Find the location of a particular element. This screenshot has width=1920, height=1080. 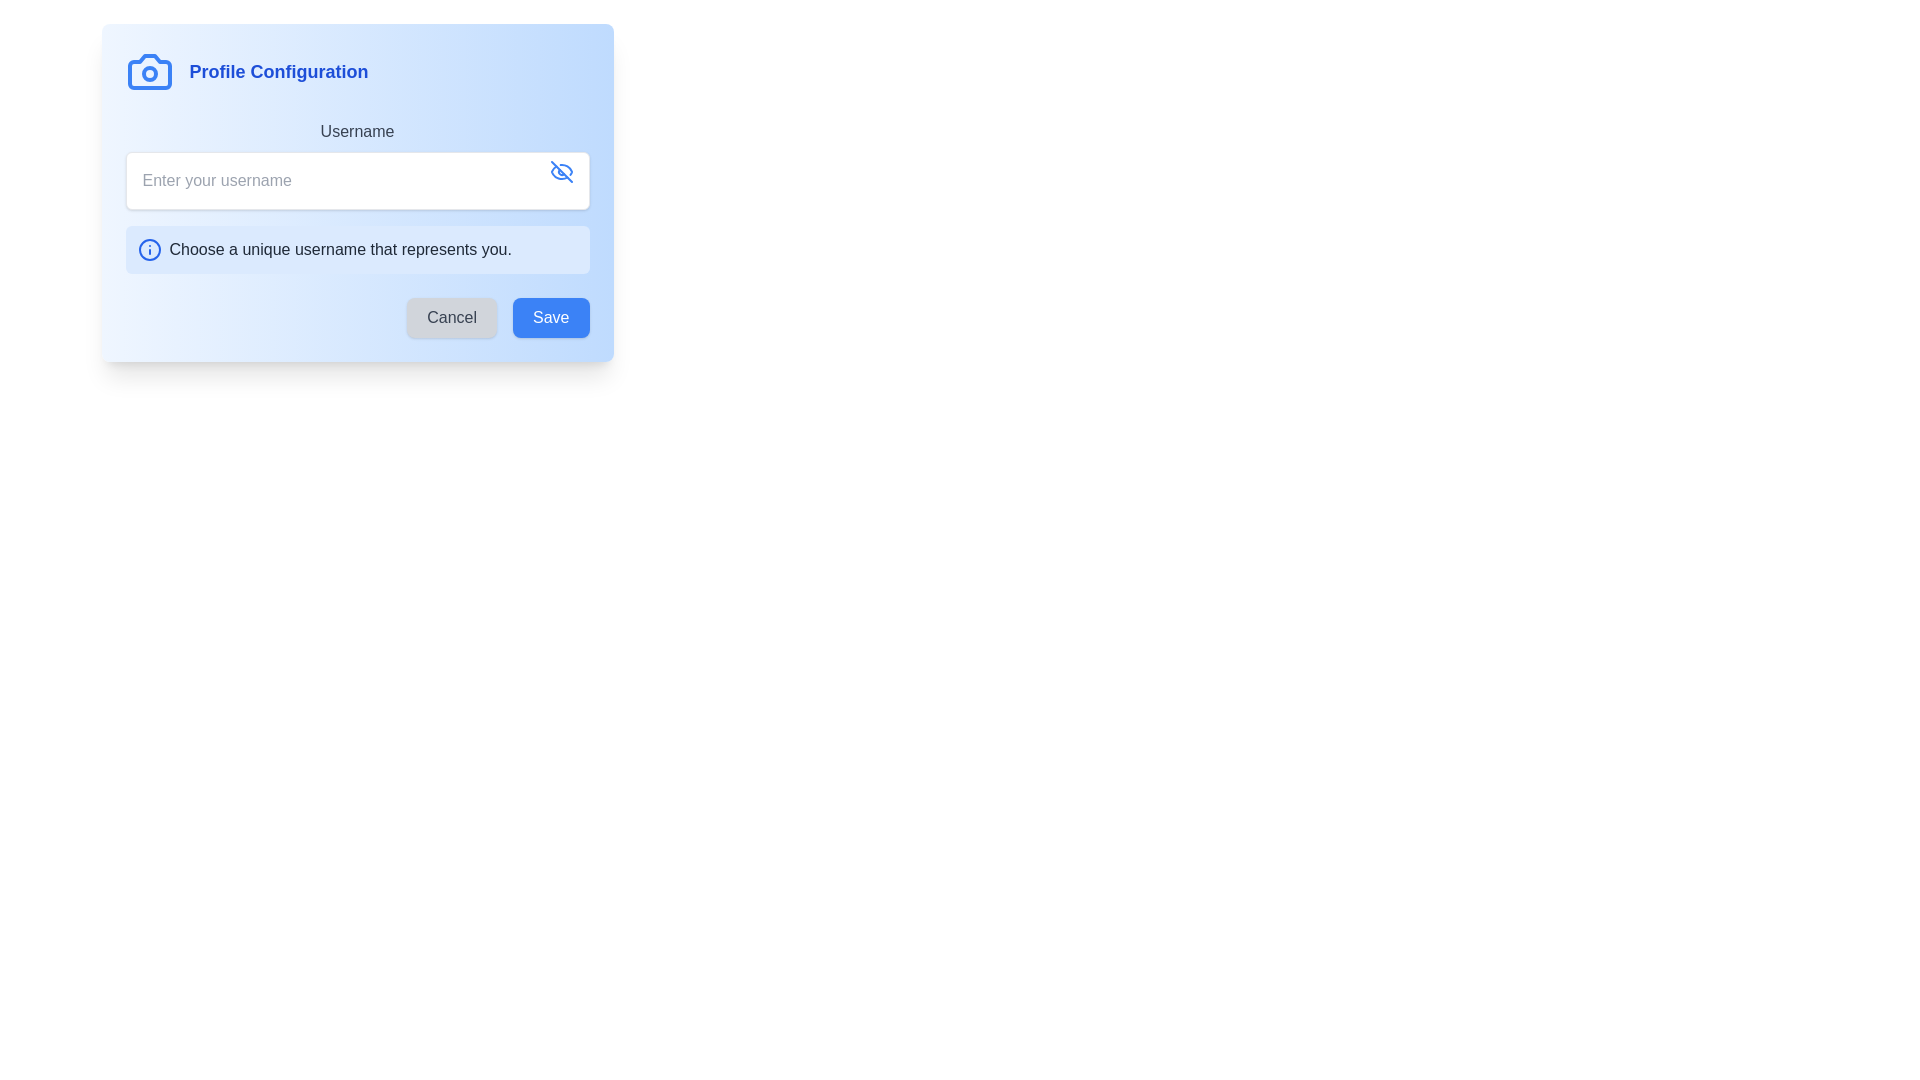

the circular icon with a blue outline and an exclamation mark, located to the left of the notification message 'Choose a unique username that represents you.' is located at coordinates (148, 249).